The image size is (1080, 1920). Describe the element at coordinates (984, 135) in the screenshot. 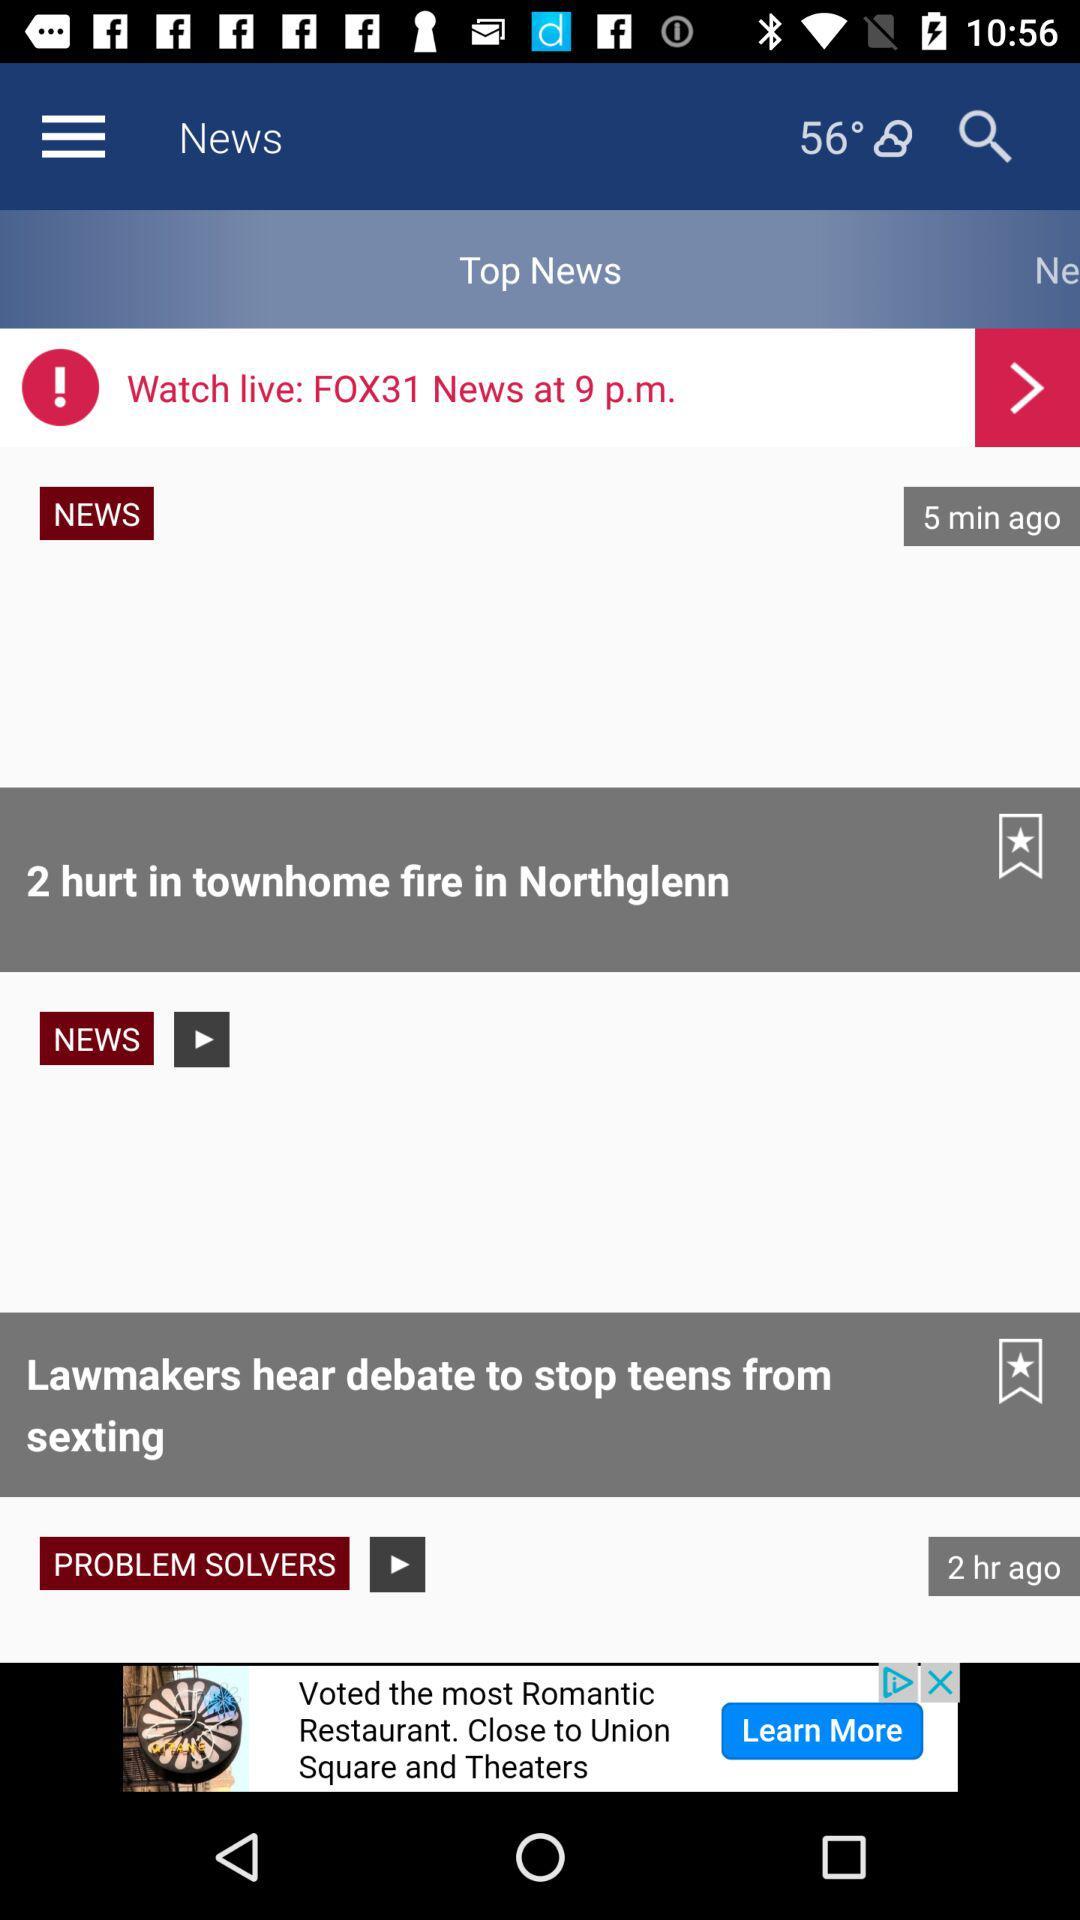

I see `the search icon` at that location.